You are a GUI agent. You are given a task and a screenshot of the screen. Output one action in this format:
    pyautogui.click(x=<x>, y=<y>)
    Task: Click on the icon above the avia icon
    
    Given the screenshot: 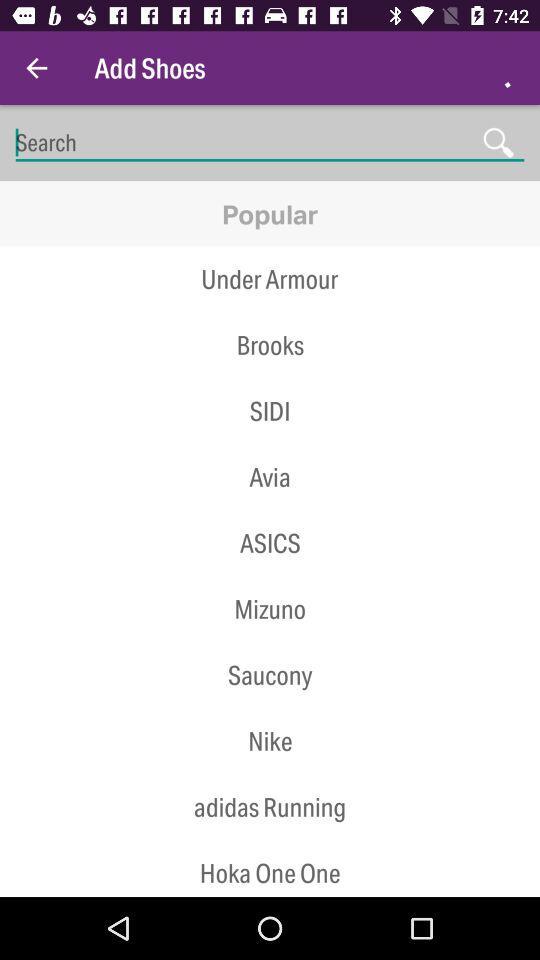 What is the action you would take?
    pyautogui.click(x=270, y=444)
    